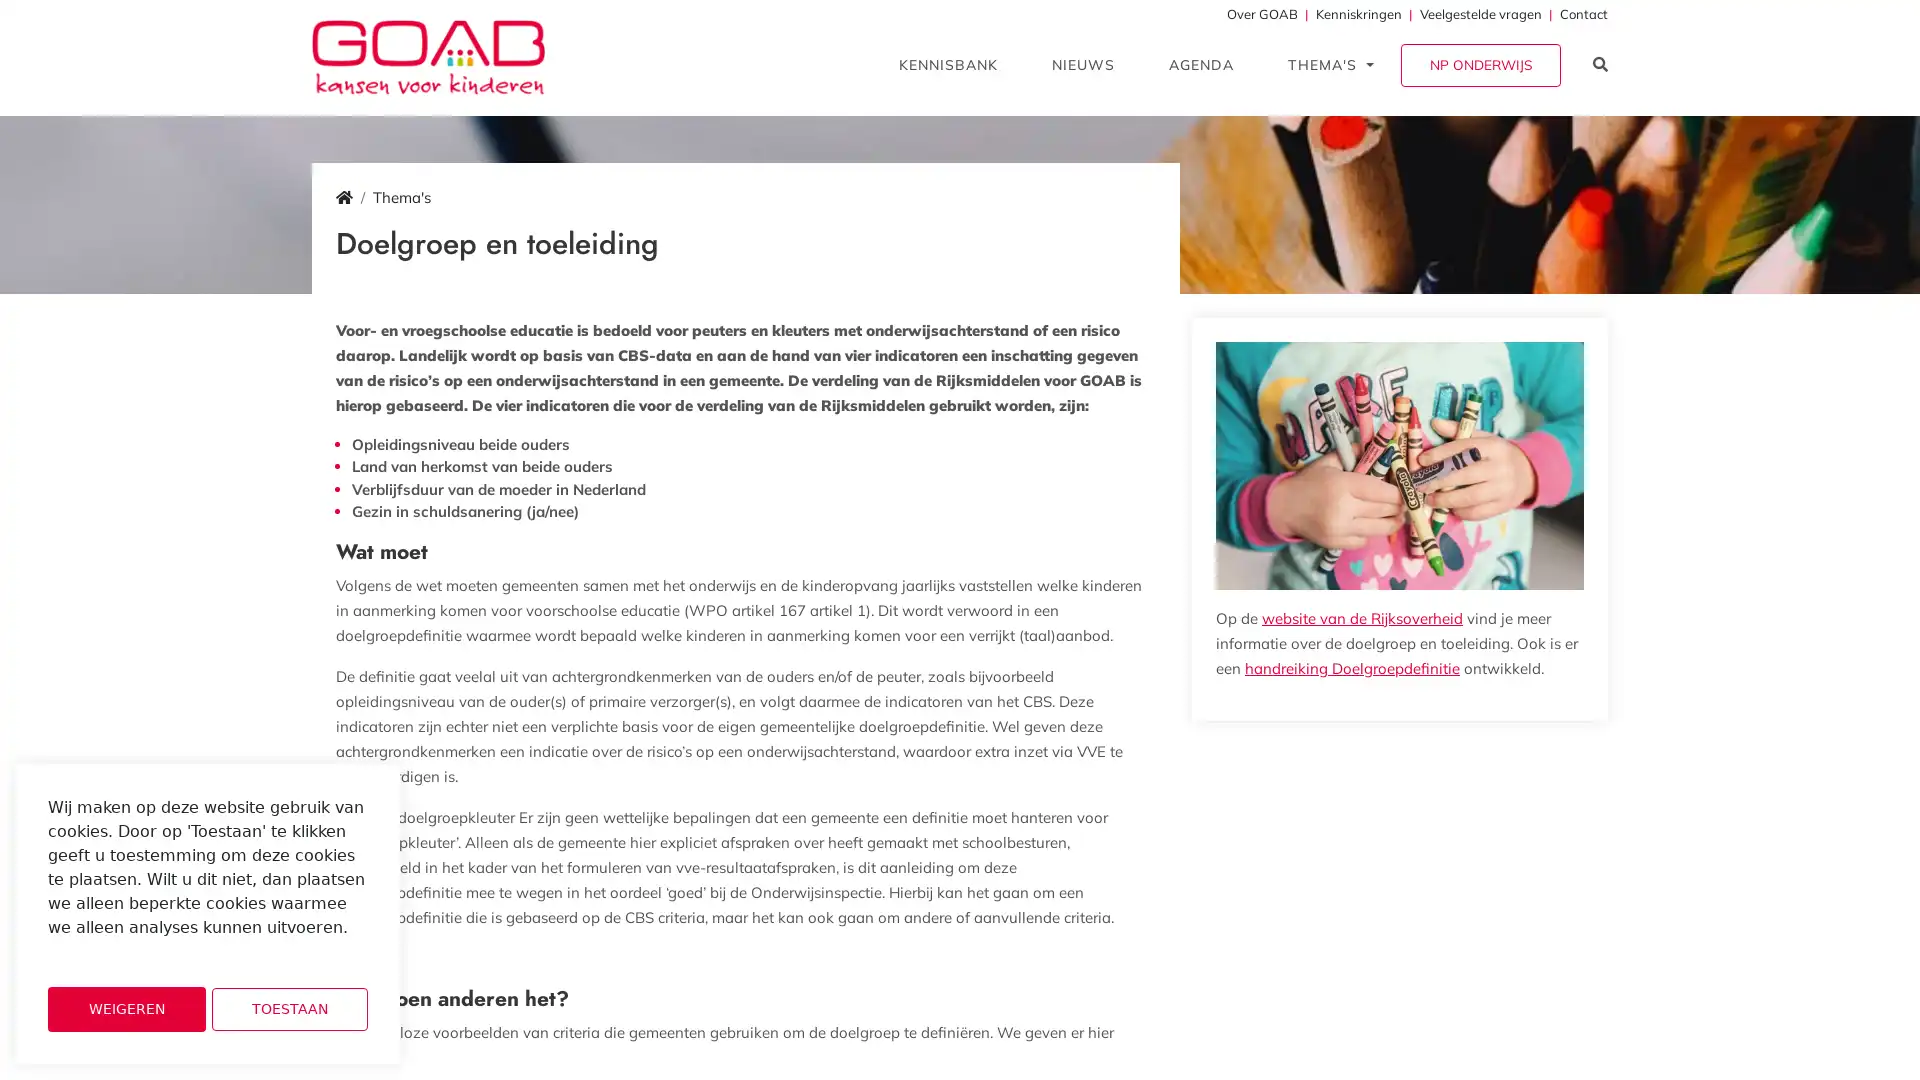 The height and width of the screenshot is (1080, 1920). What do you see at coordinates (100, 954) in the screenshot?
I see `learn more about cookies` at bounding box center [100, 954].